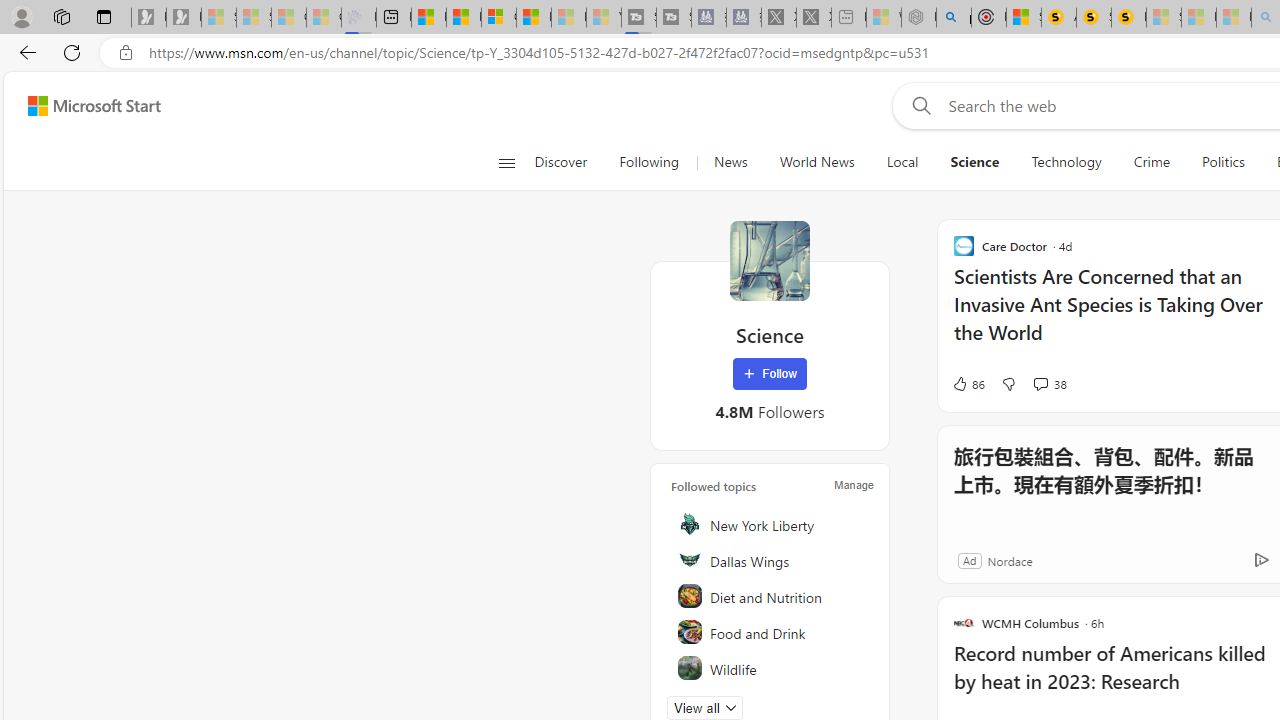 This screenshot has height=720, width=1280. What do you see at coordinates (768, 260) in the screenshot?
I see `'Science'` at bounding box center [768, 260].